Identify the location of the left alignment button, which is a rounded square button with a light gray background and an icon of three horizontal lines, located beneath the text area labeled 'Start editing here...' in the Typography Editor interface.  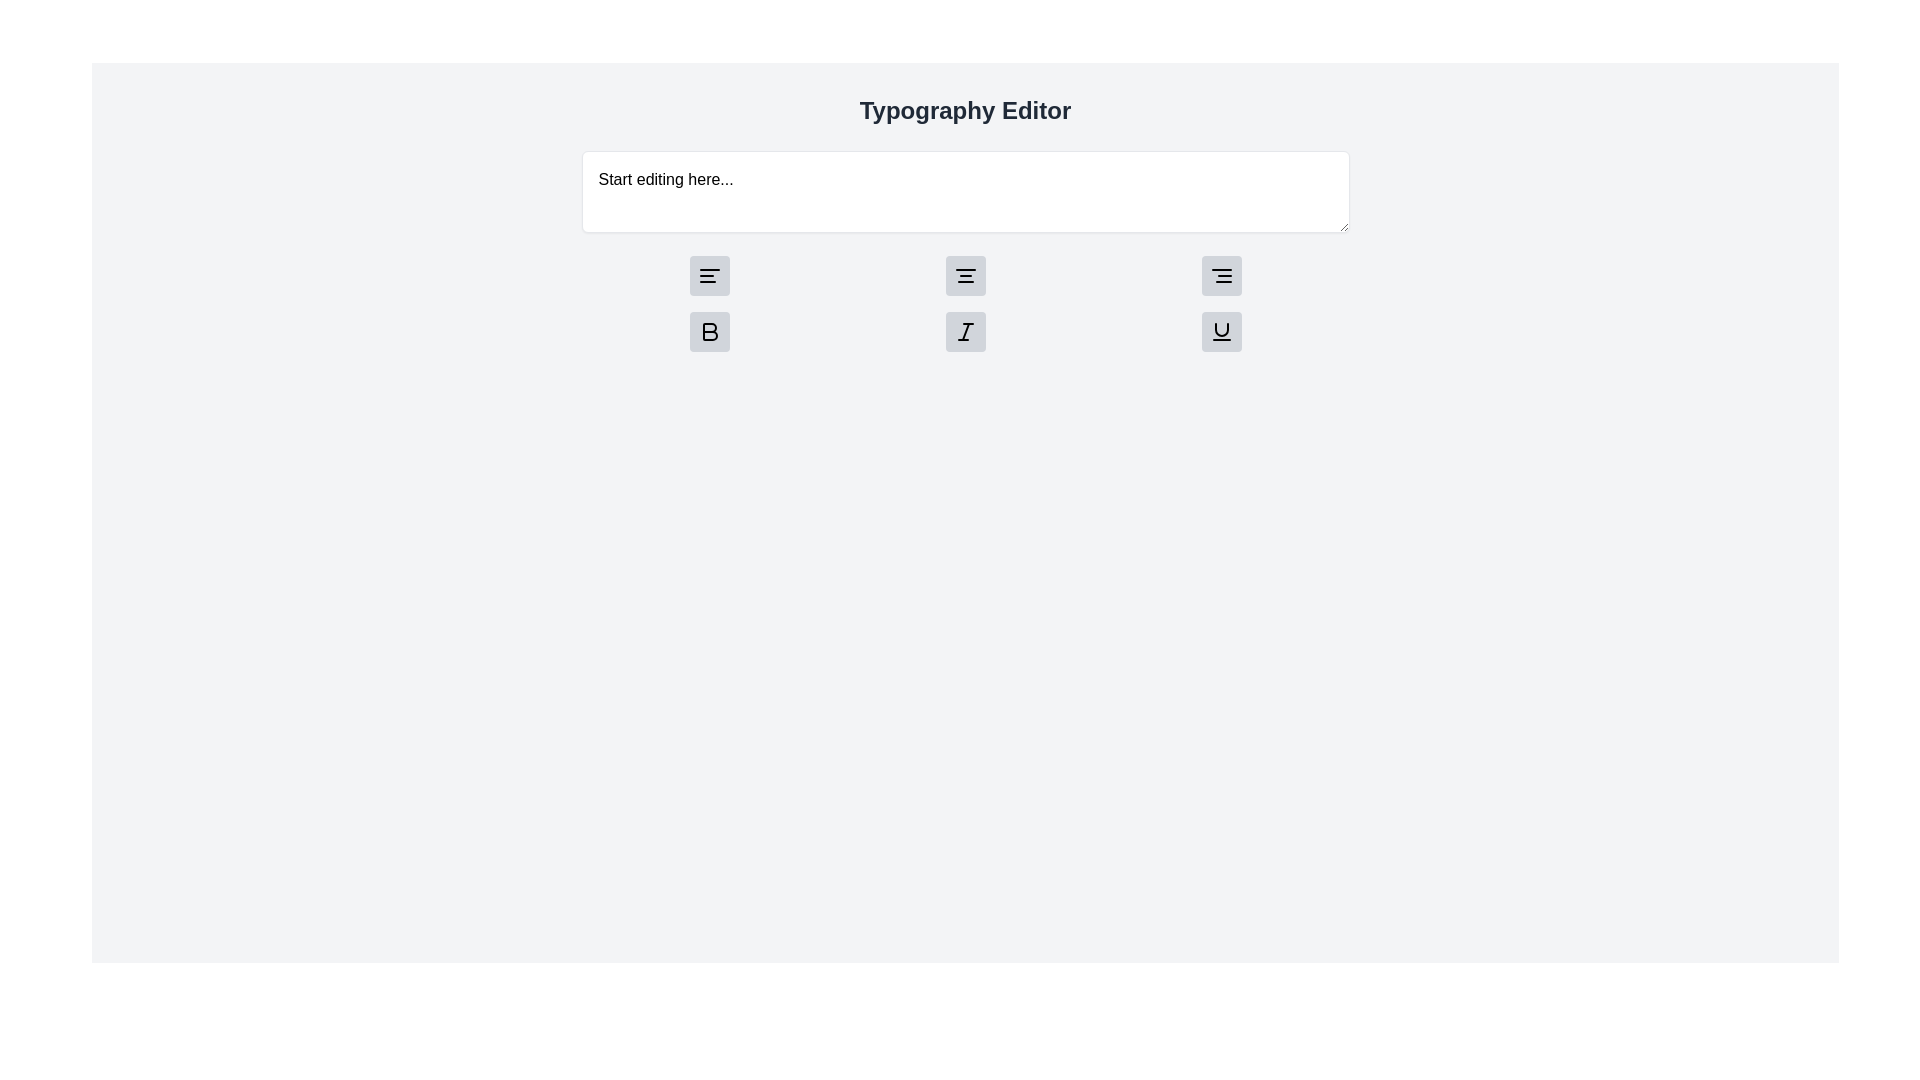
(709, 276).